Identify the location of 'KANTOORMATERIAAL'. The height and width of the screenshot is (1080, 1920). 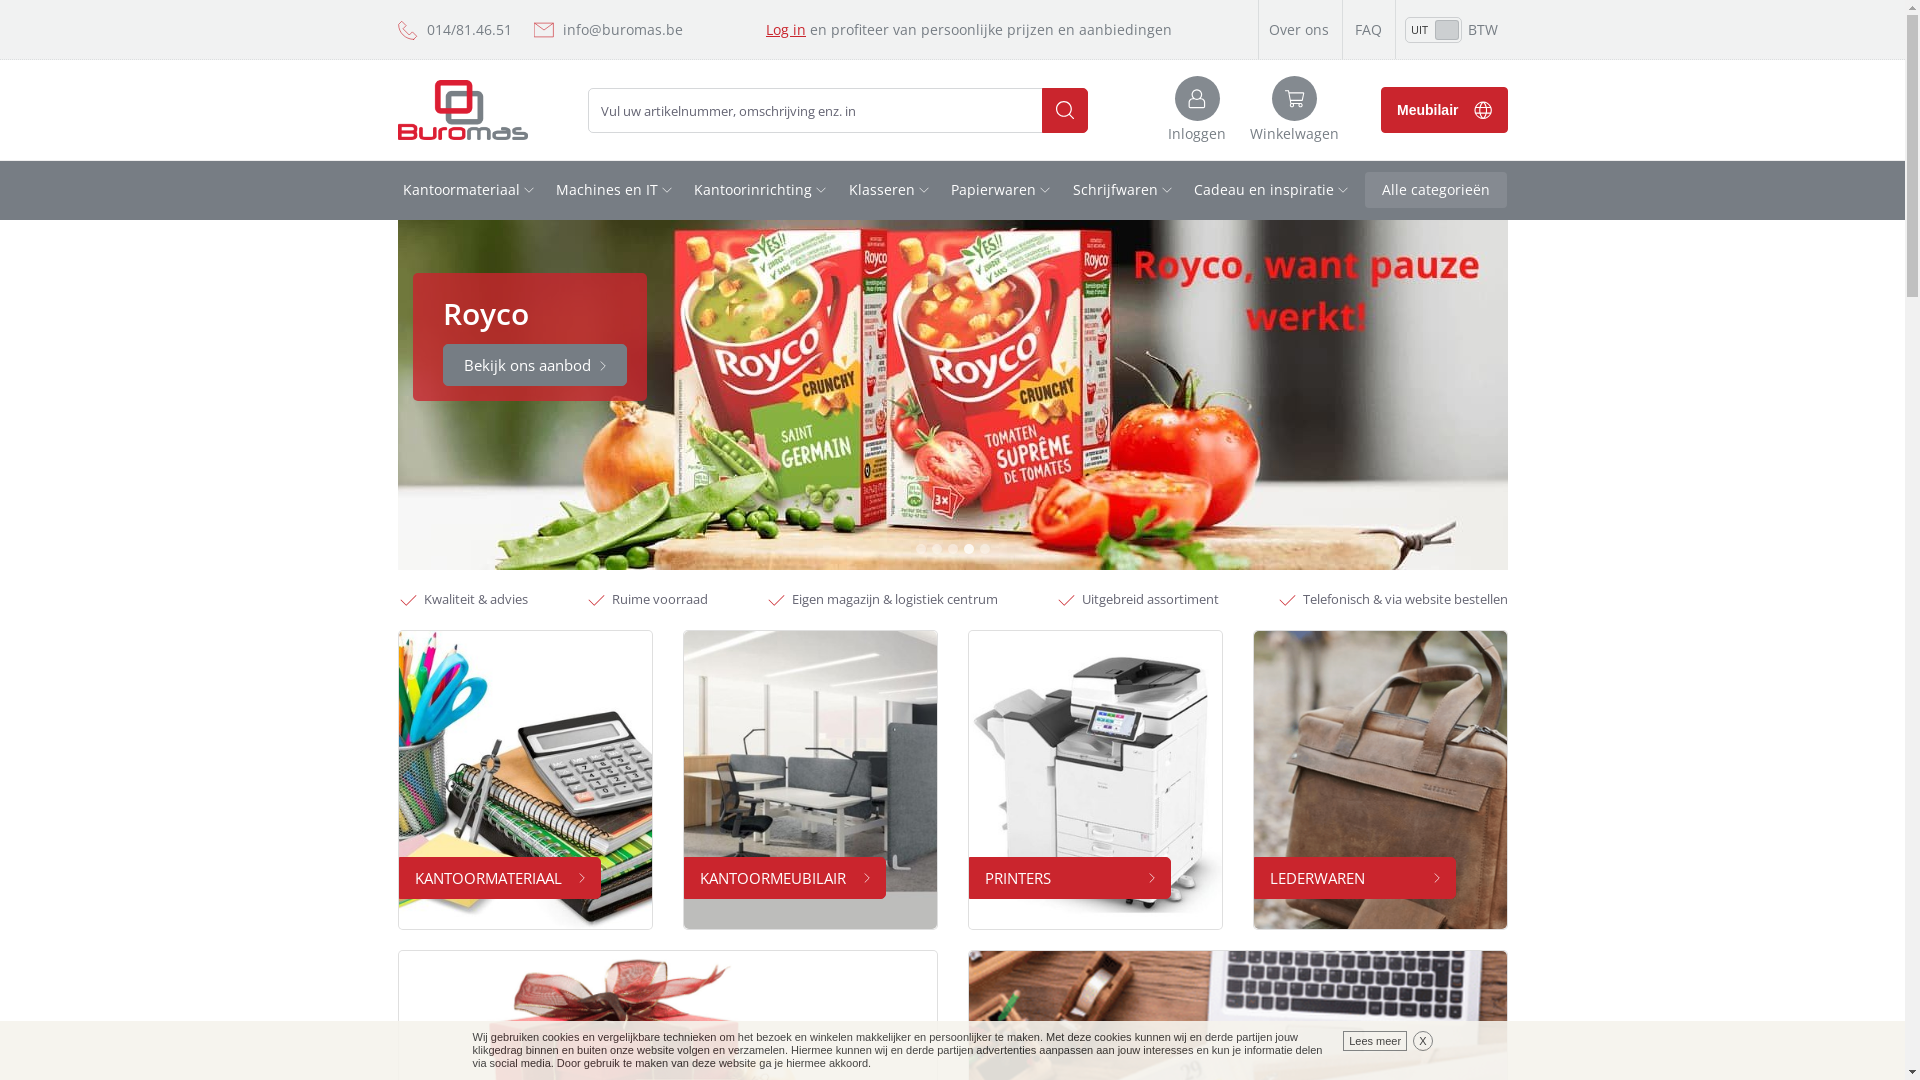
(499, 877).